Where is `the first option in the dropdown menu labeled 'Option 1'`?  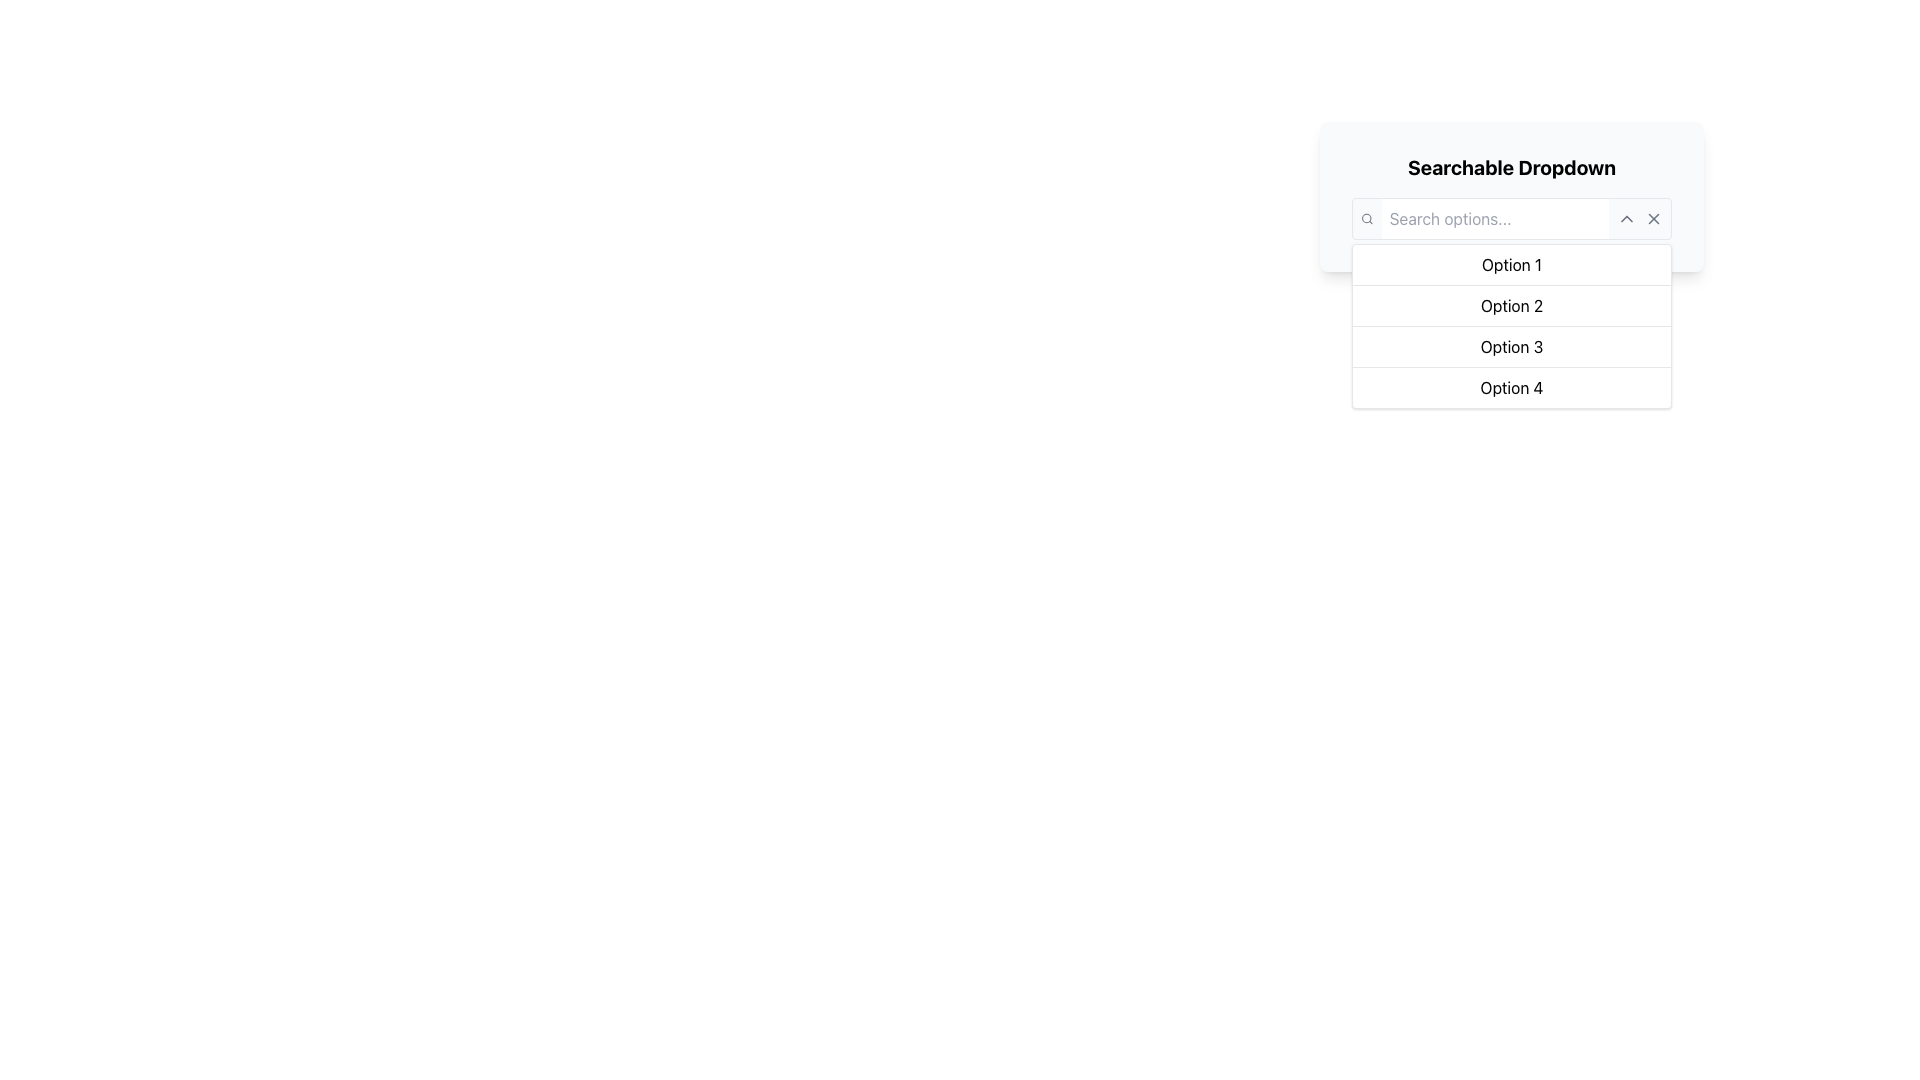
the first option in the dropdown menu labeled 'Option 1' is located at coordinates (1512, 264).